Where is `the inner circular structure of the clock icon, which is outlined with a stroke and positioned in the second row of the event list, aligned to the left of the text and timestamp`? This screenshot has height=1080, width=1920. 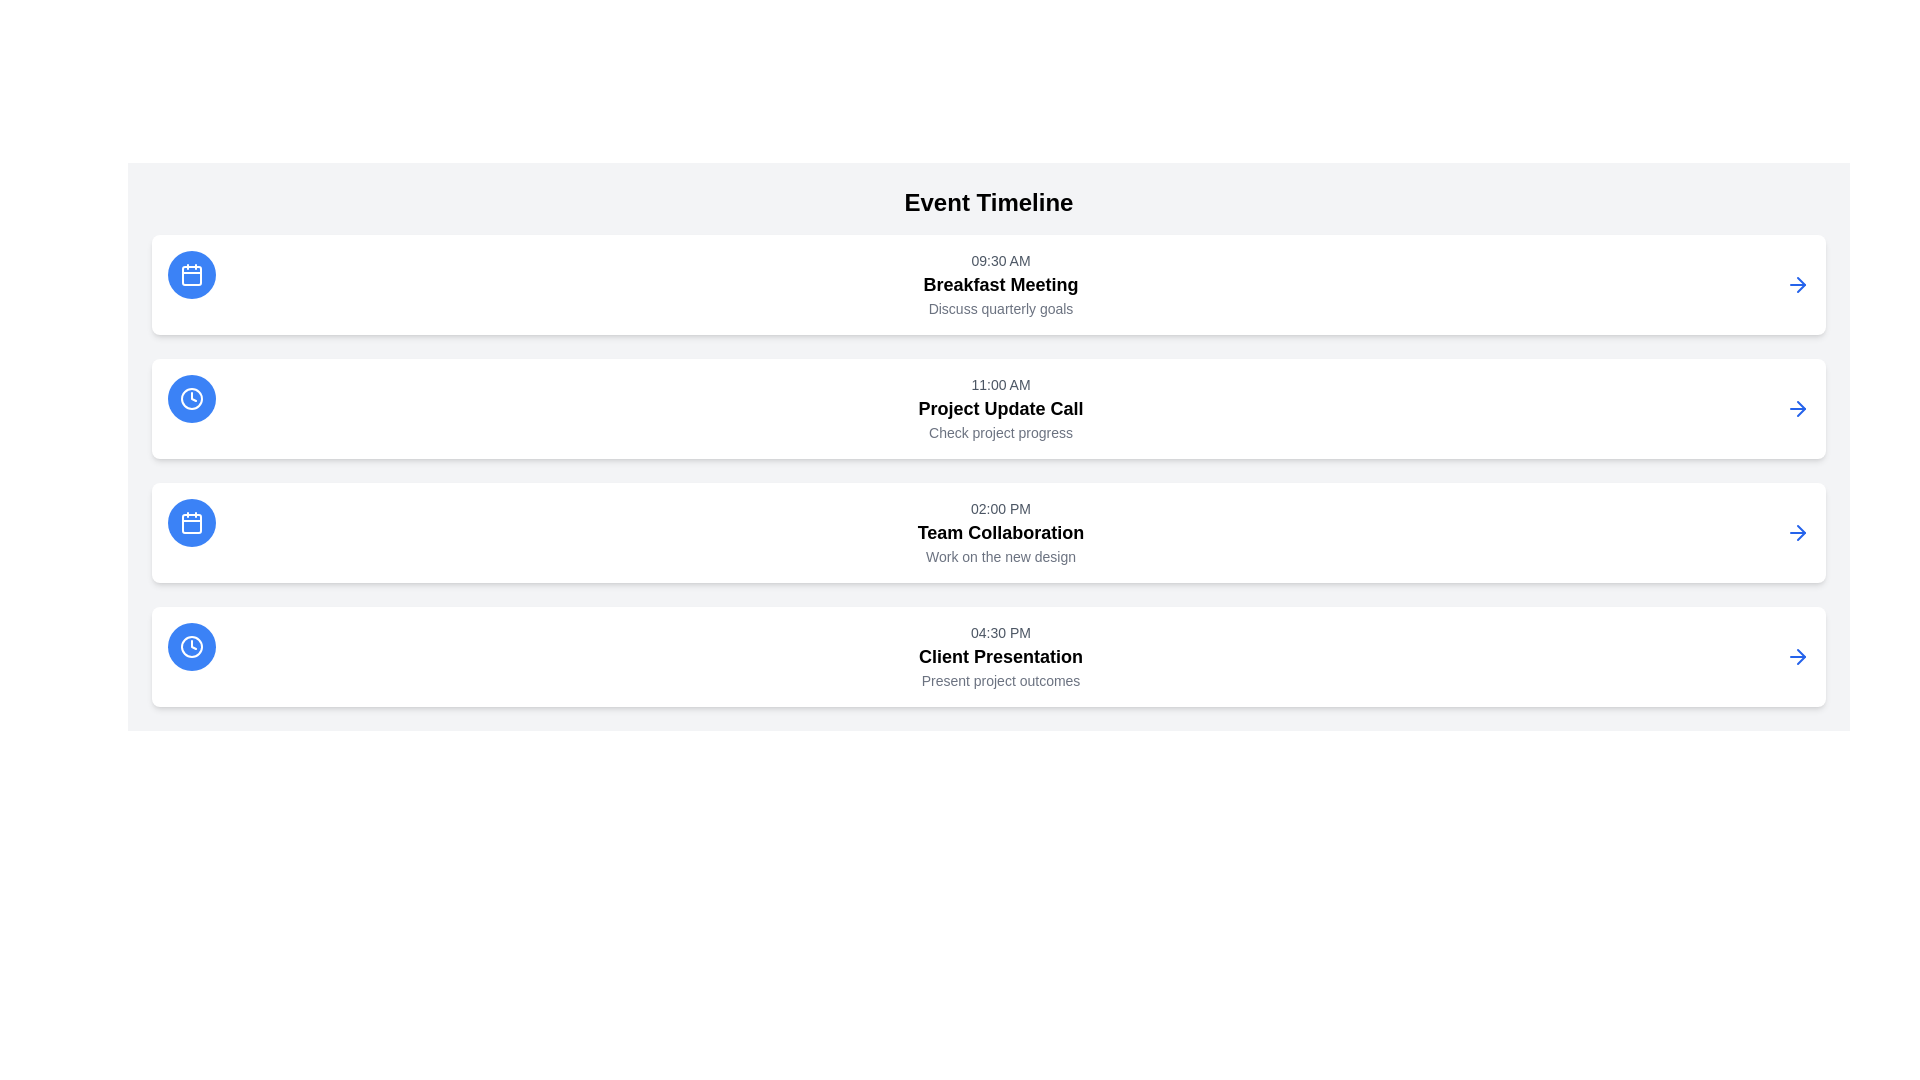
the inner circular structure of the clock icon, which is outlined with a stroke and positioned in the second row of the event list, aligned to the left of the text and timestamp is located at coordinates (192, 647).